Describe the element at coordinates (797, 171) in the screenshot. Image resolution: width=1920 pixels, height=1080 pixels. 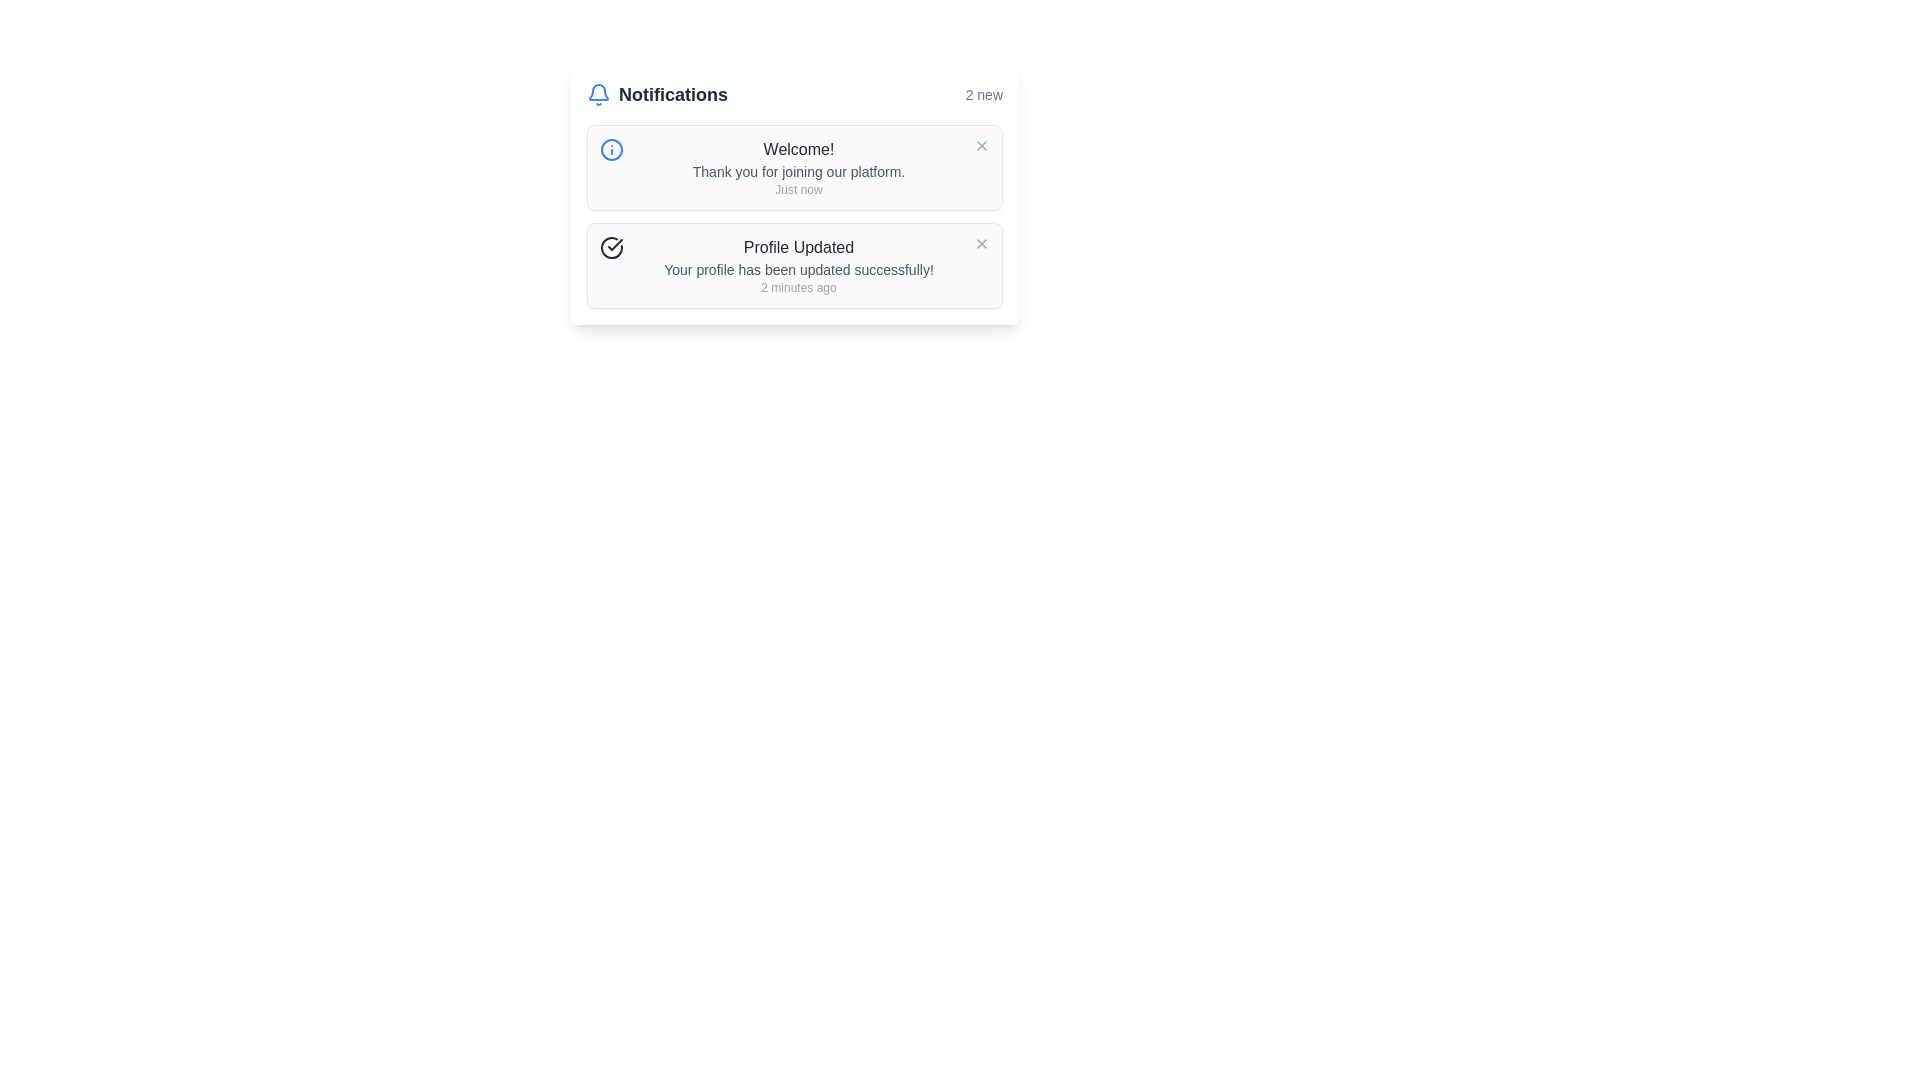
I see `the small-sized gray text stating 'Thank you for joining our platform.' which is located beneath the bold title 'Welcome!' and above the timestamp 'Just now' in the notification box` at that location.